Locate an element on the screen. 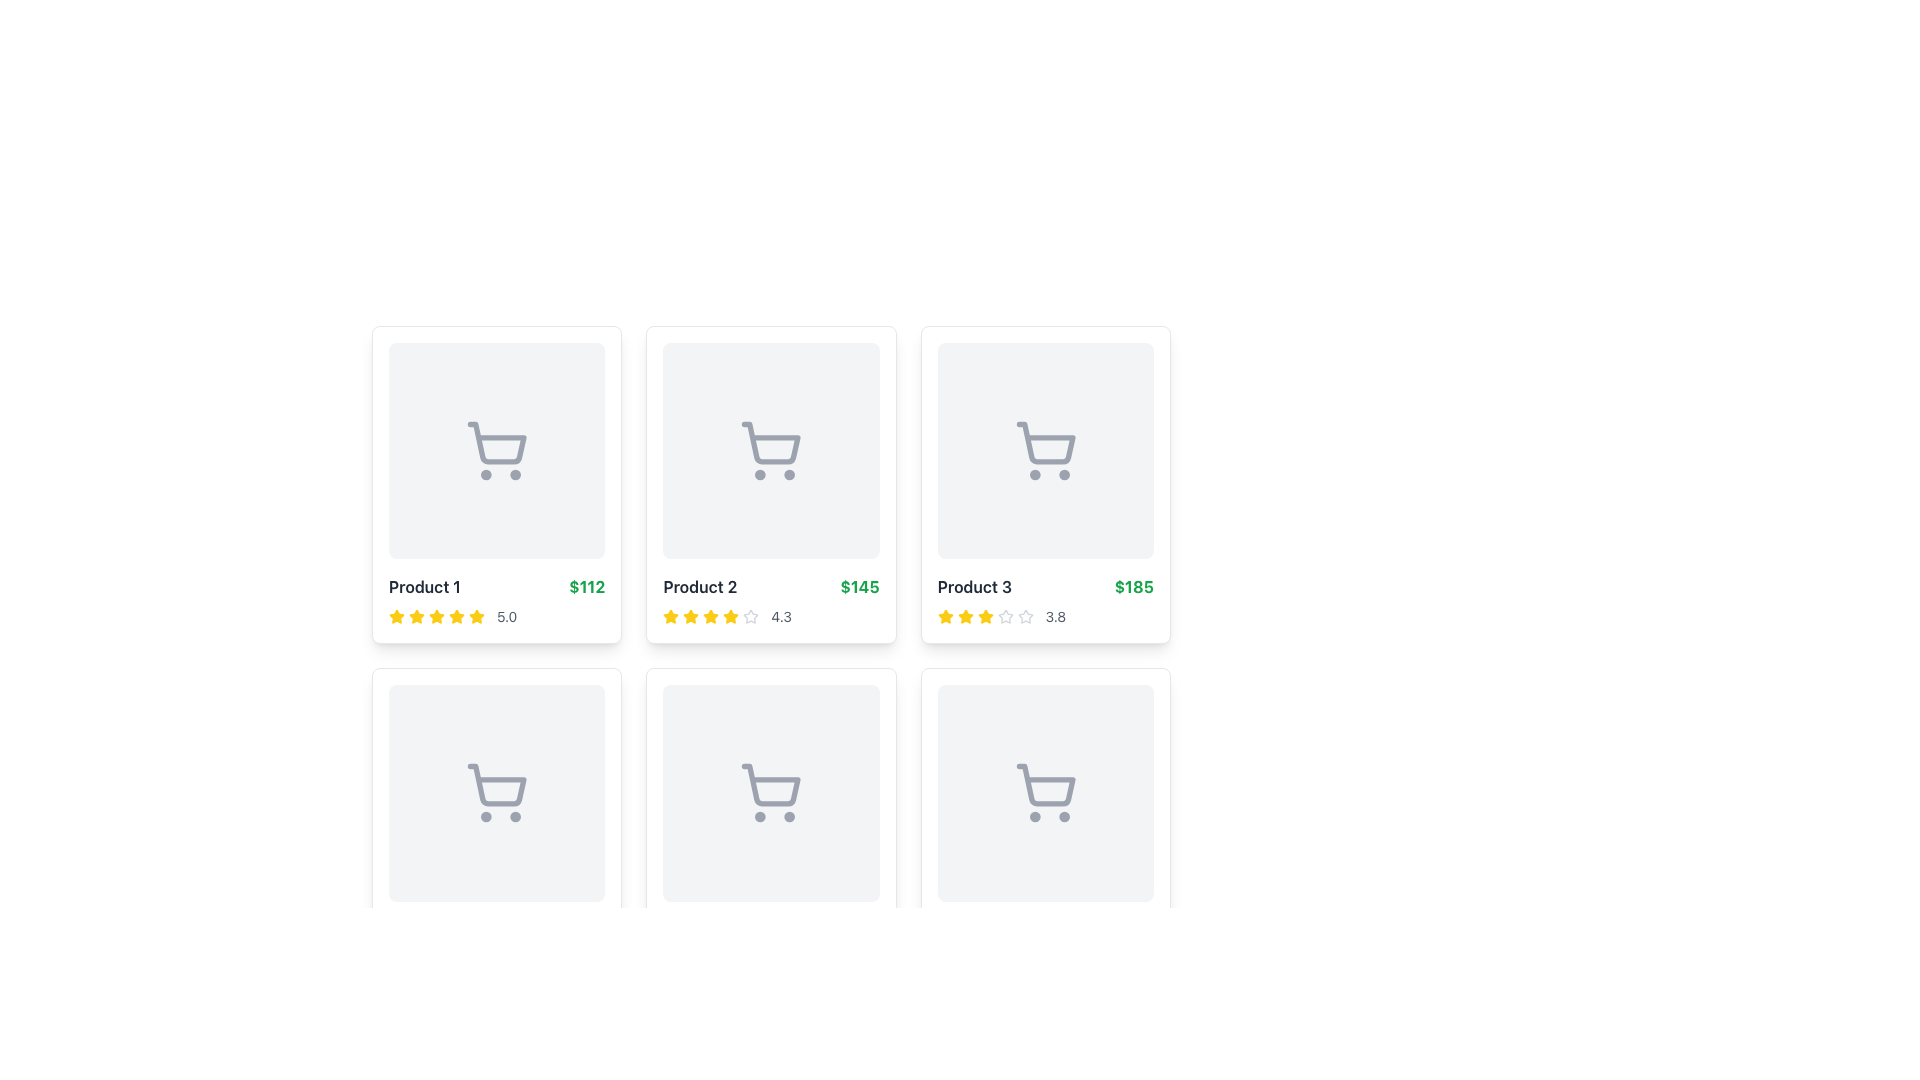 This screenshot has height=1080, width=1920. the numeric indicator text that displays the product rating, located to the right of the yellow star icons in the product grid is located at coordinates (507, 616).